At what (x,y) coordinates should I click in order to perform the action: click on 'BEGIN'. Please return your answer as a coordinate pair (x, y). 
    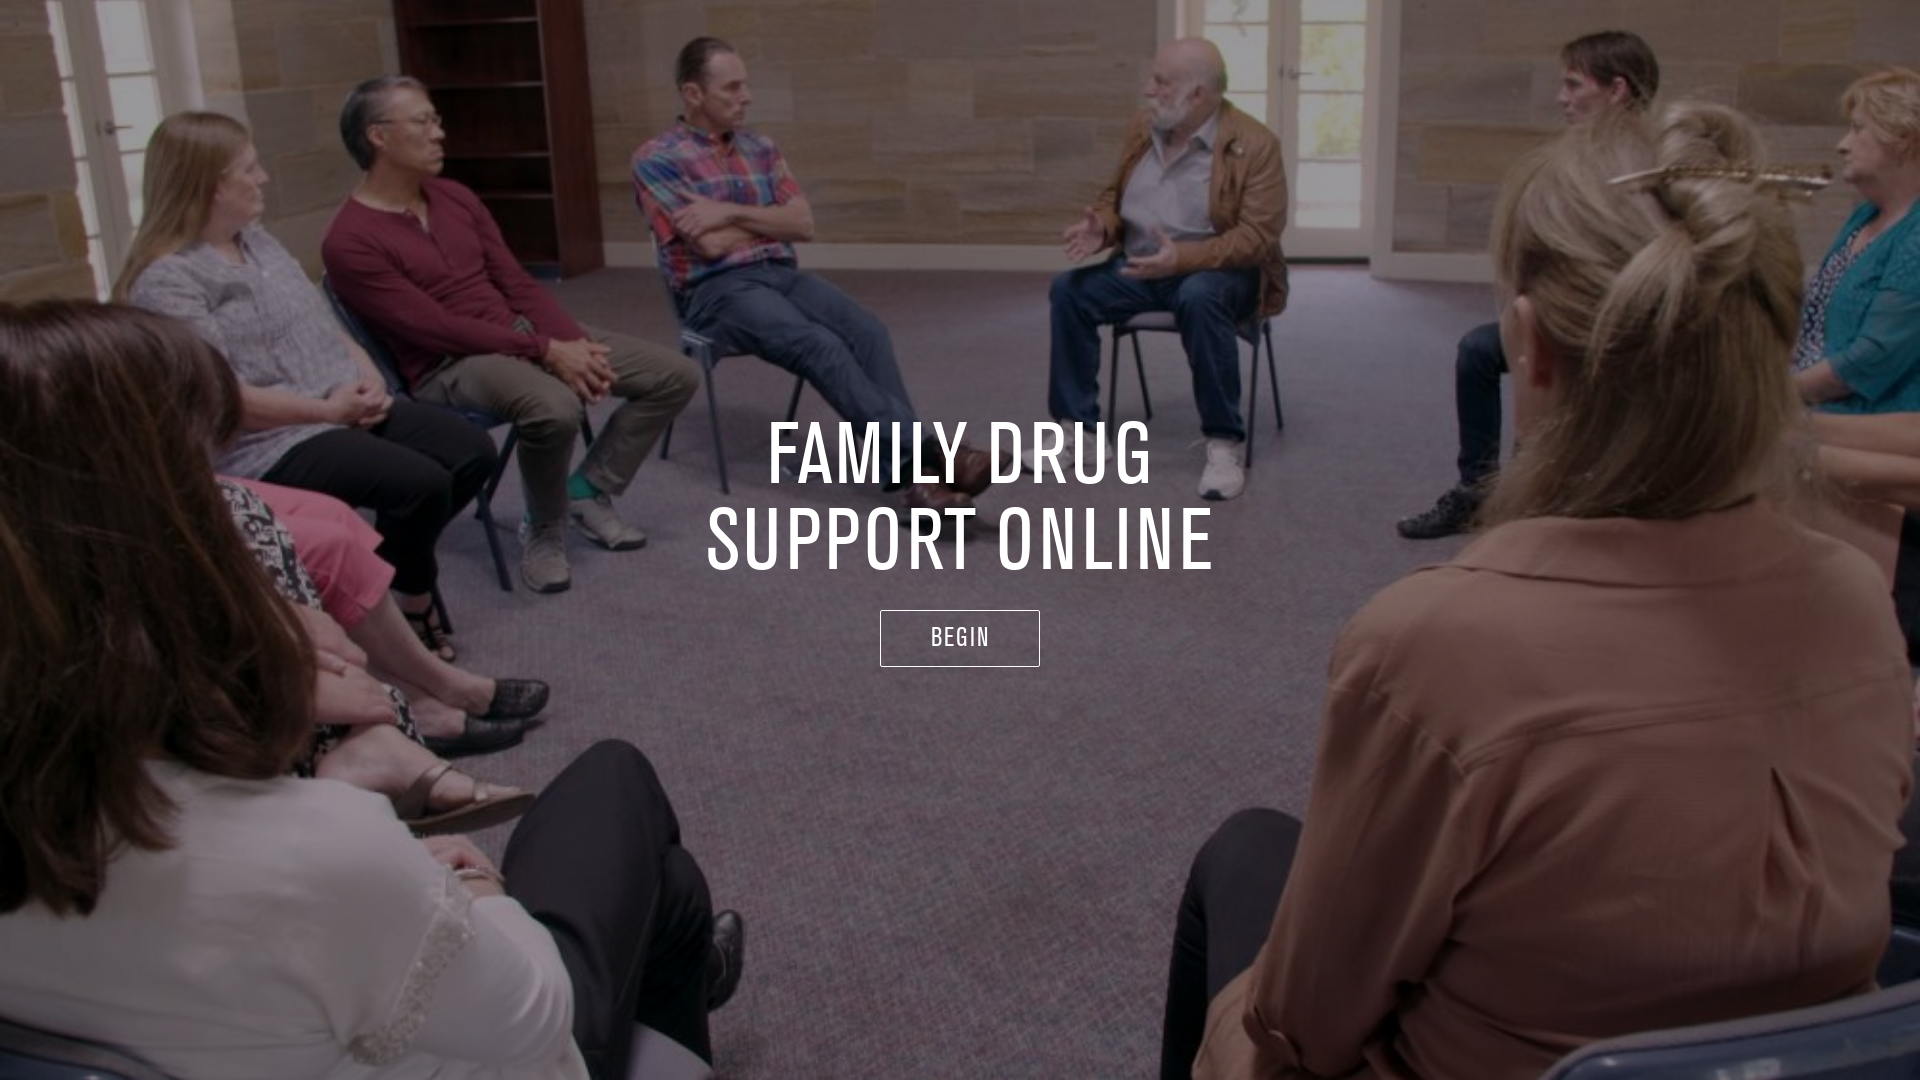
    Looking at the image, I should click on (879, 639).